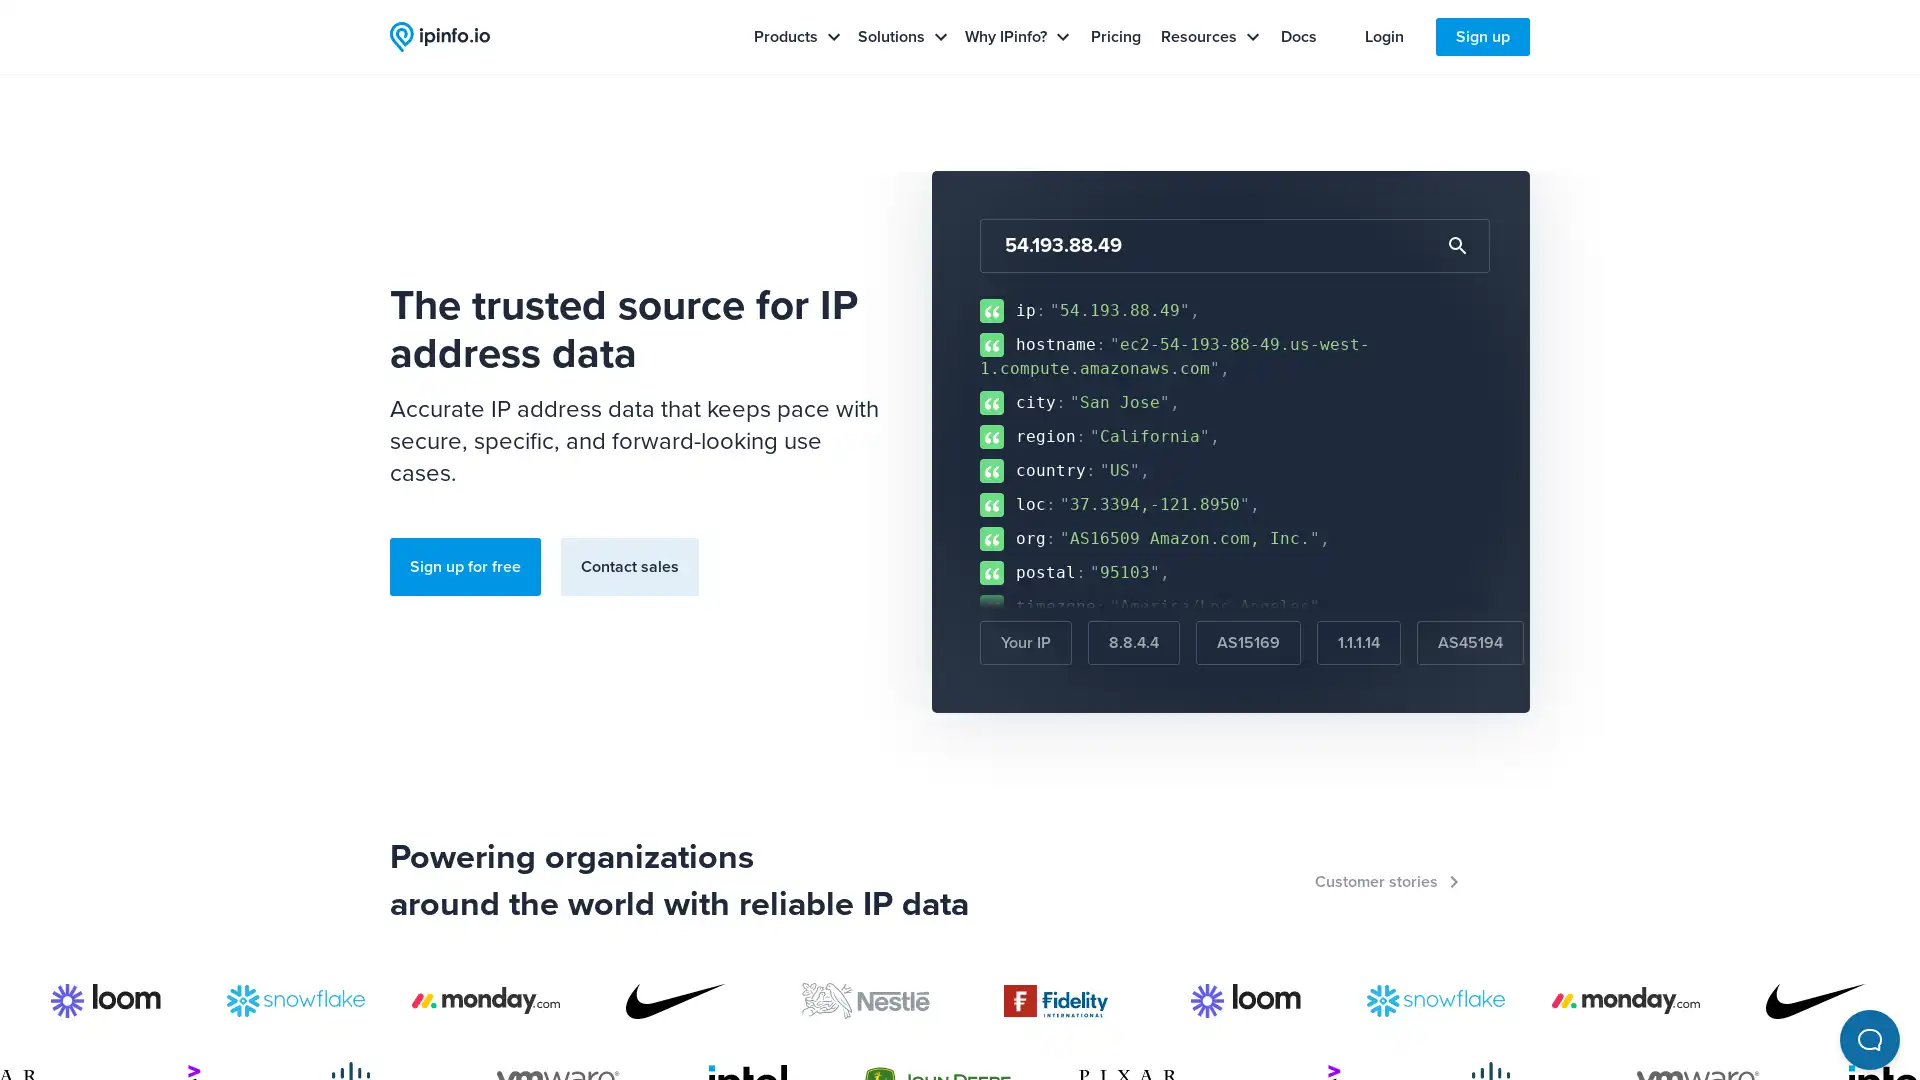 The width and height of the screenshot is (1920, 1080). Describe the element at coordinates (1358, 643) in the screenshot. I see `1.1.1.14` at that location.